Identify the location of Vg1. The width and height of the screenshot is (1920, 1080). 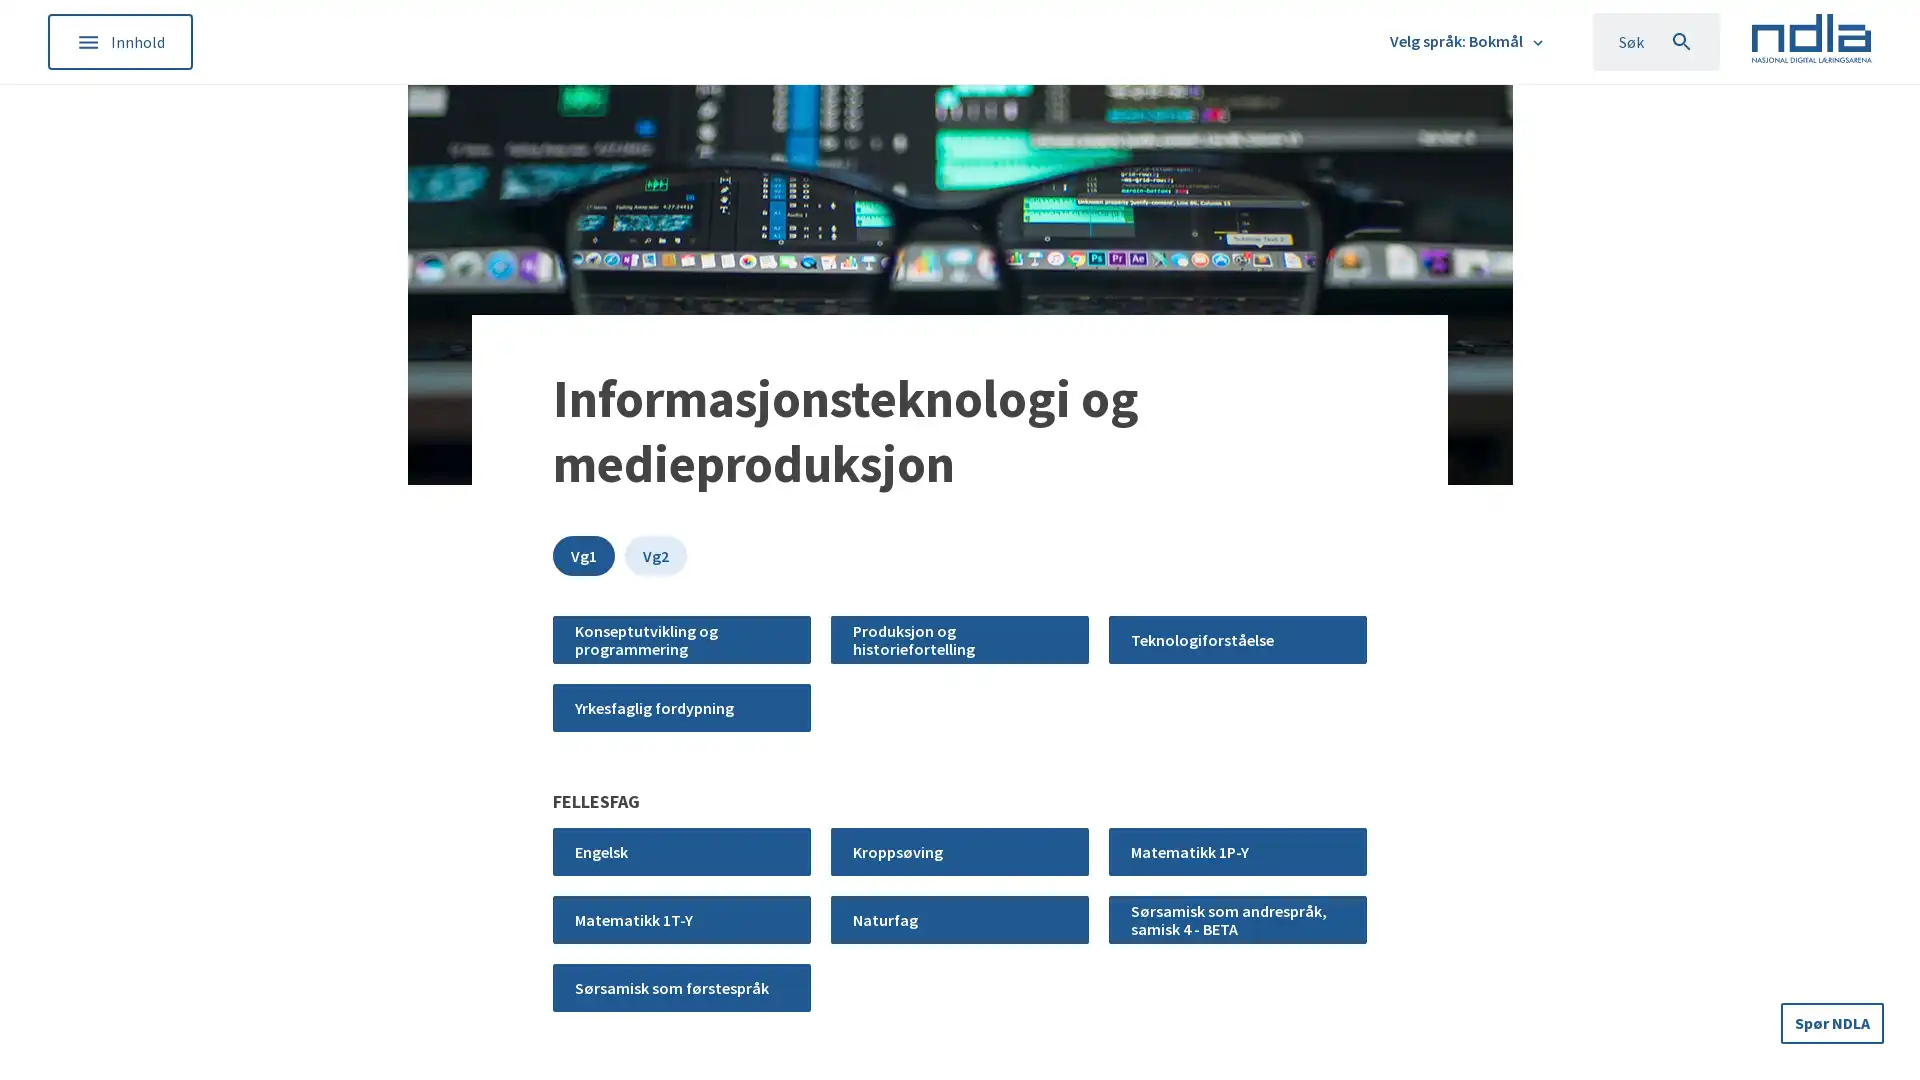
(583, 555).